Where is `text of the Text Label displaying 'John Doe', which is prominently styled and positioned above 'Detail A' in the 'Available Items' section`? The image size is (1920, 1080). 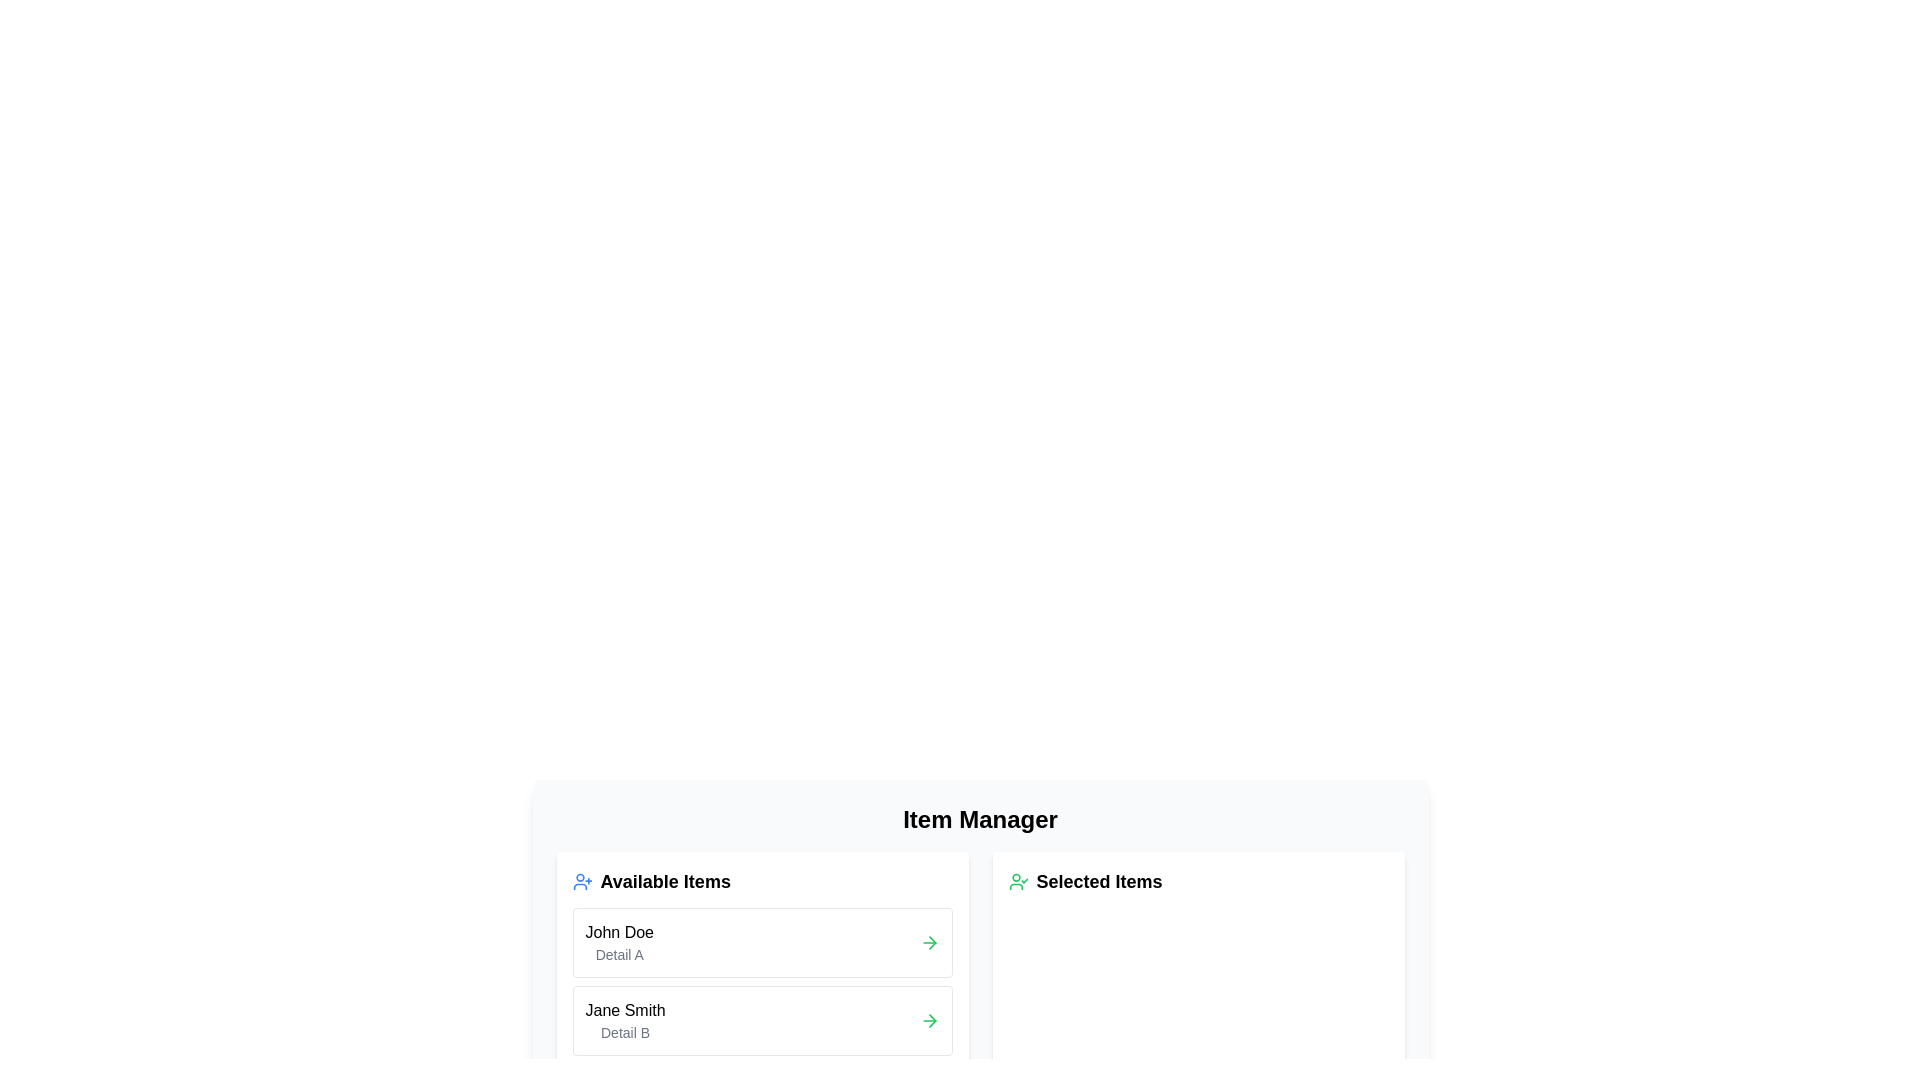 text of the Text Label displaying 'John Doe', which is prominently styled and positioned above 'Detail A' in the 'Available Items' section is located at coordinates (618, 933).